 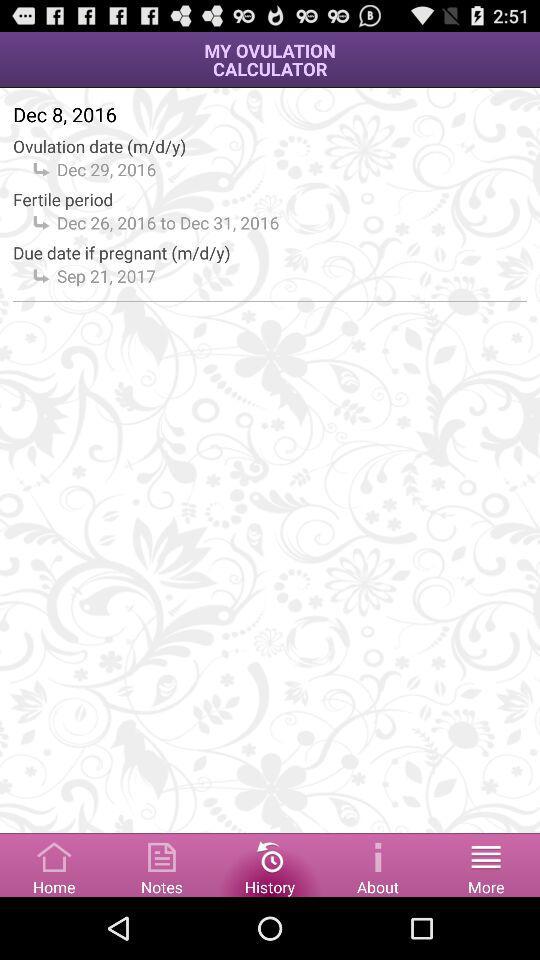 I want to click on history option, so click(x=270, y=863).